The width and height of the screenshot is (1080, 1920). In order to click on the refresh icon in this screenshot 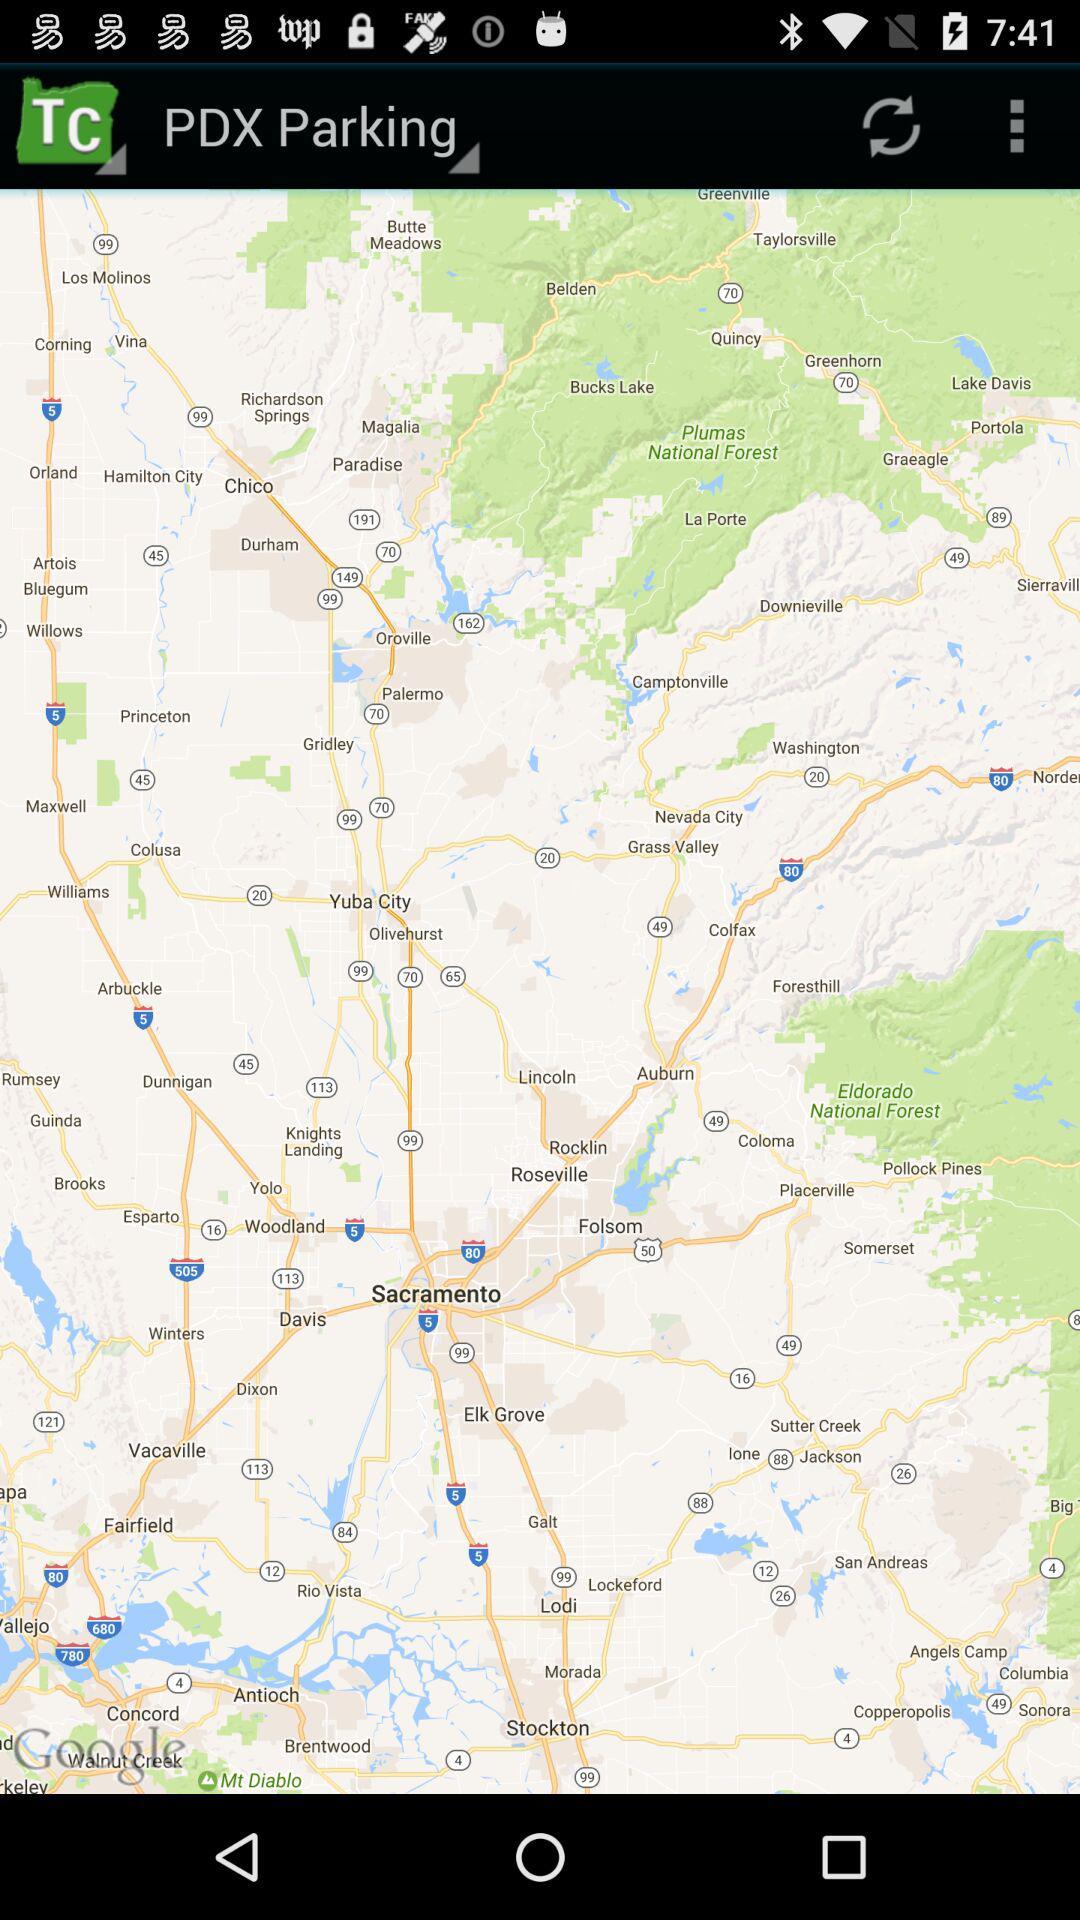, I will do `click(890, 133)`.